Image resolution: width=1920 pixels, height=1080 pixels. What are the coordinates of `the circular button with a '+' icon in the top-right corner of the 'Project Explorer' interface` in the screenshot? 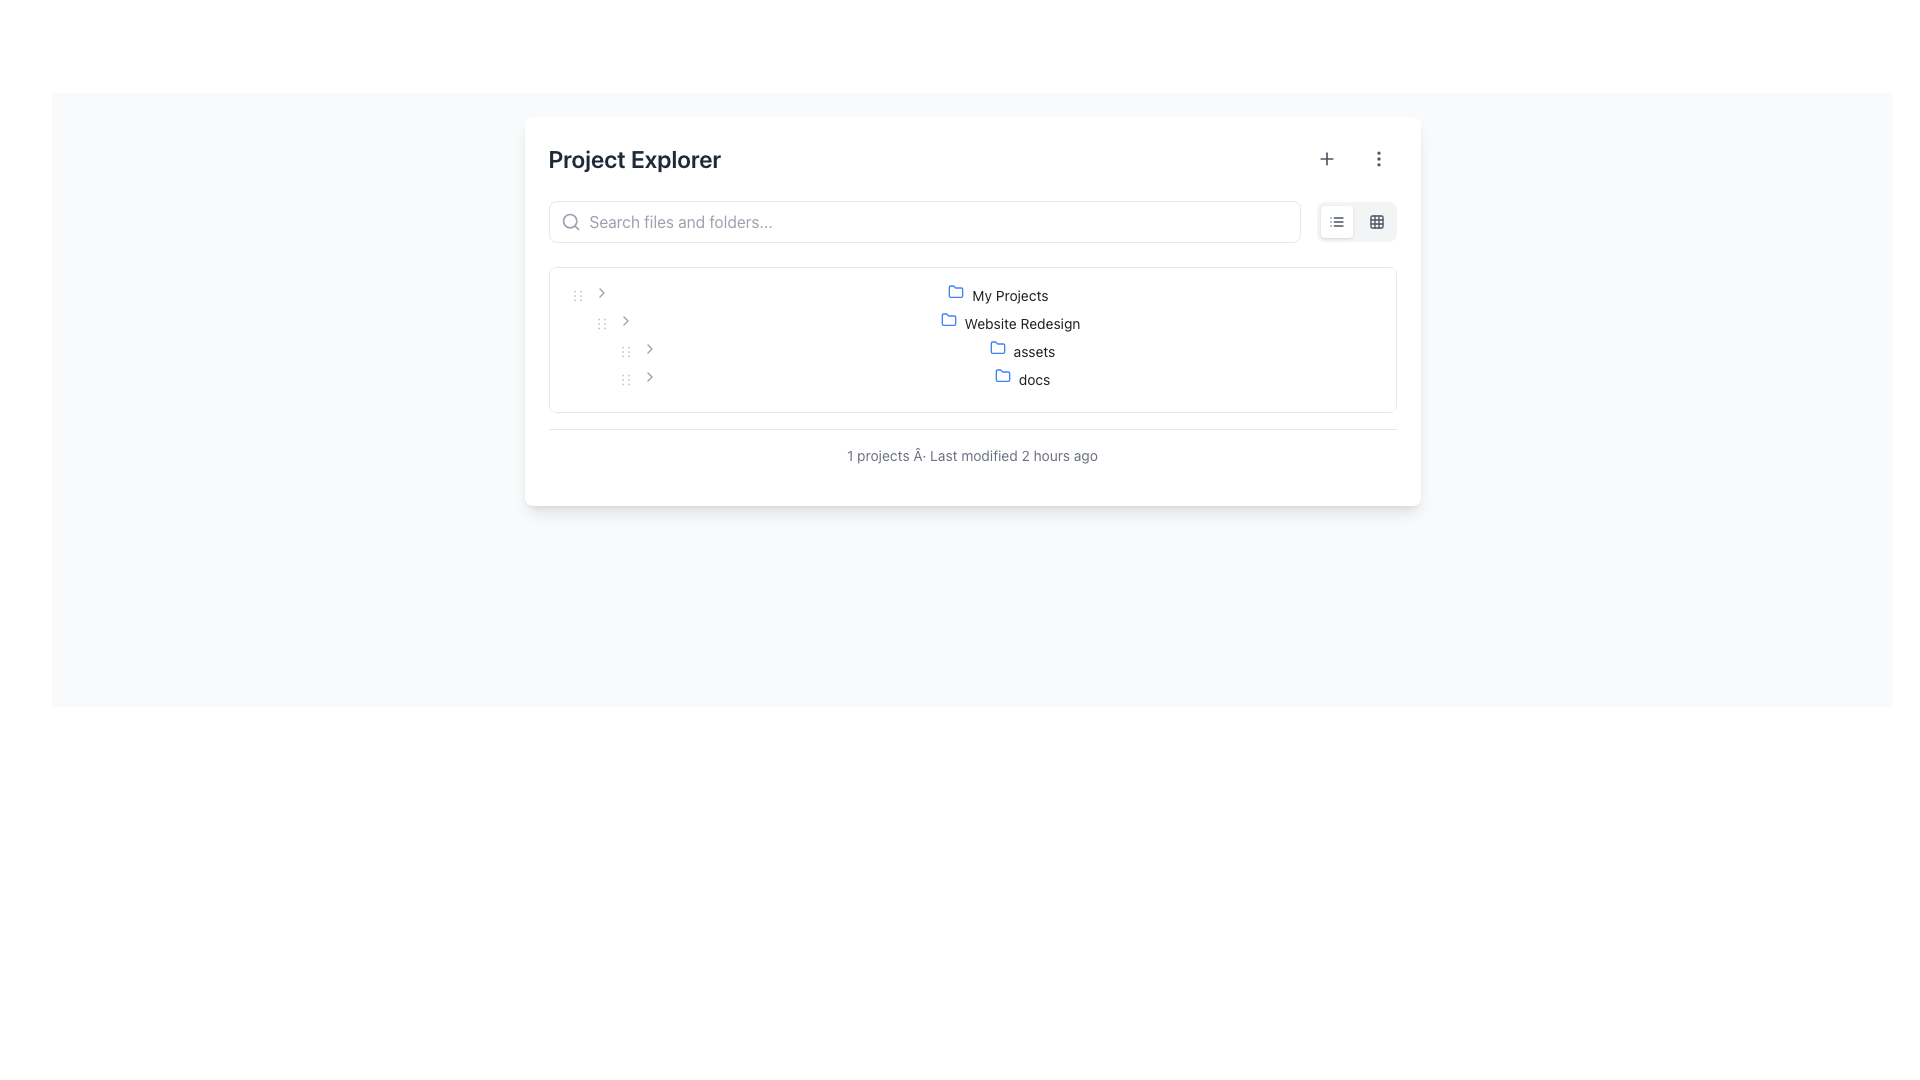 It's located at (1326, 157).